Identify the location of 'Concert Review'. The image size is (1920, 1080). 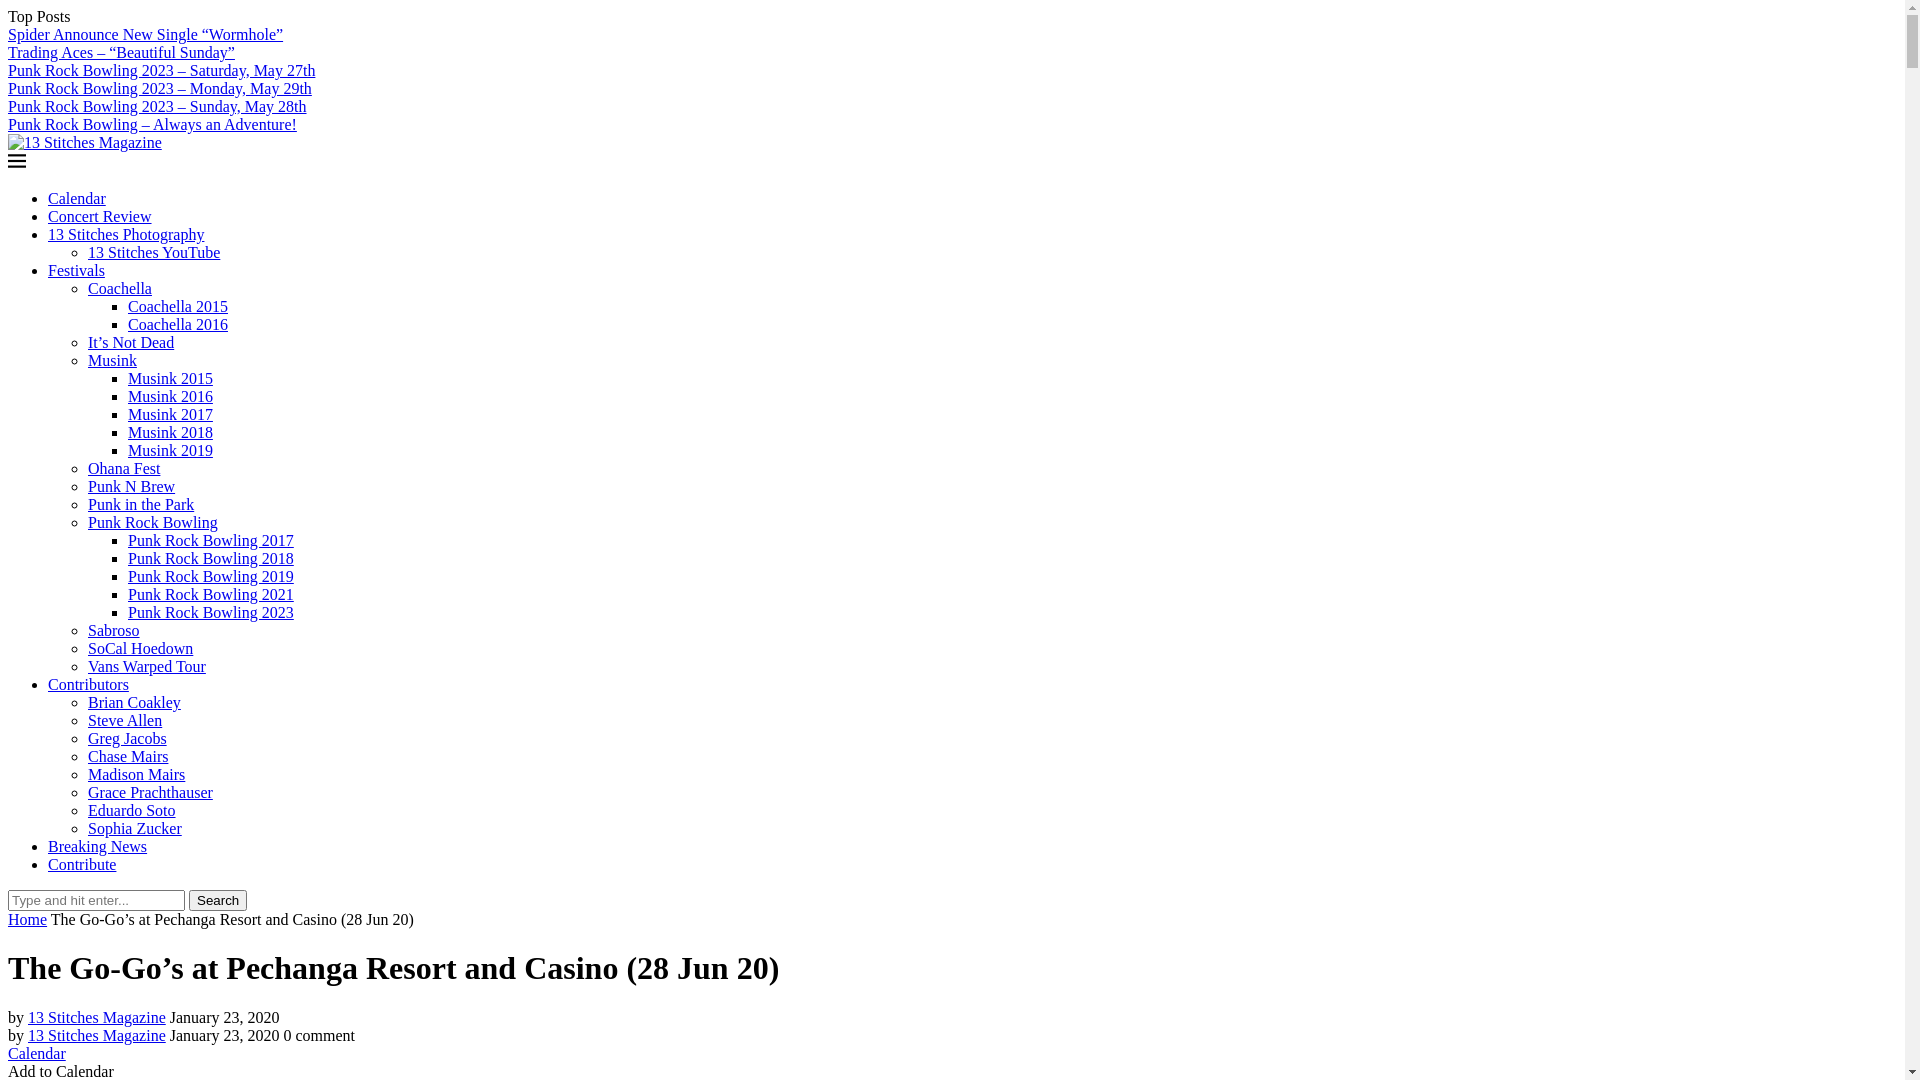
(99, 216).